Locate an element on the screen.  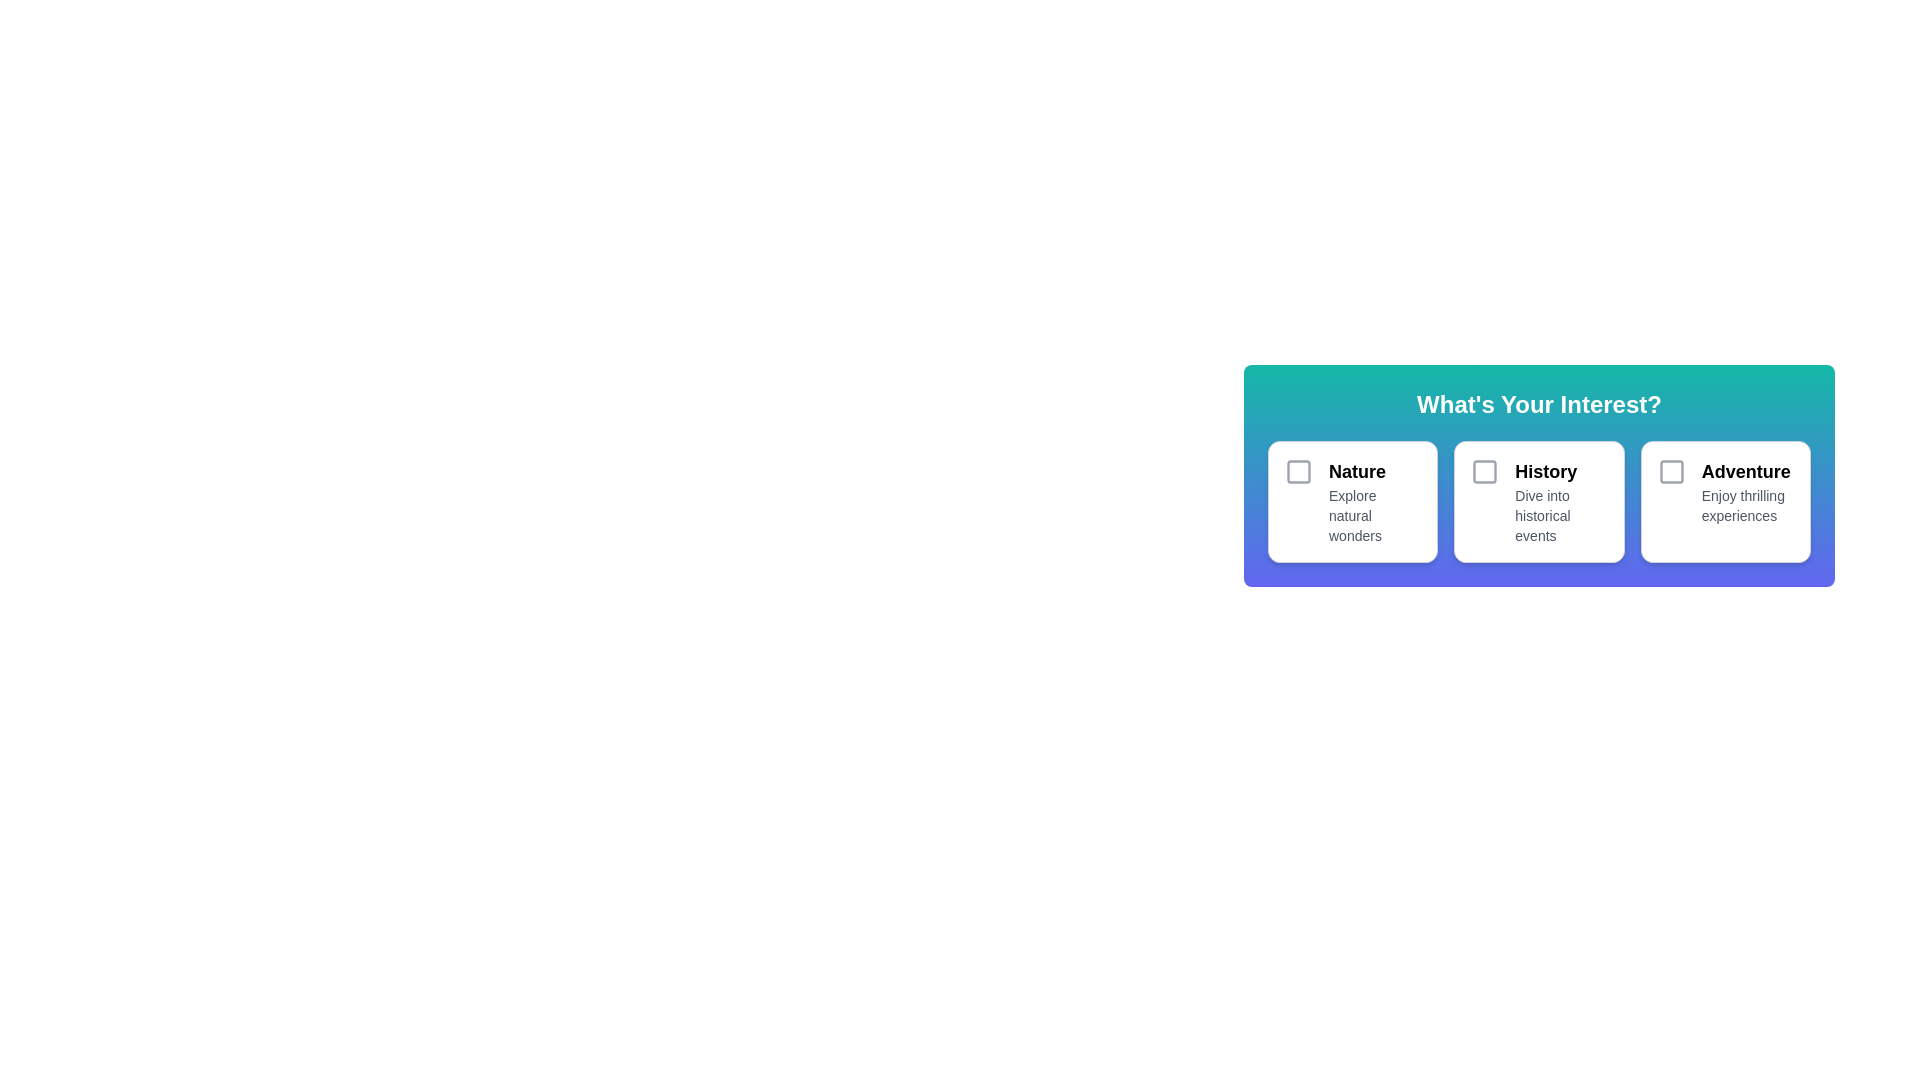
the bold header text label reading 'Adventure' is located at coordinates (1746, 471).